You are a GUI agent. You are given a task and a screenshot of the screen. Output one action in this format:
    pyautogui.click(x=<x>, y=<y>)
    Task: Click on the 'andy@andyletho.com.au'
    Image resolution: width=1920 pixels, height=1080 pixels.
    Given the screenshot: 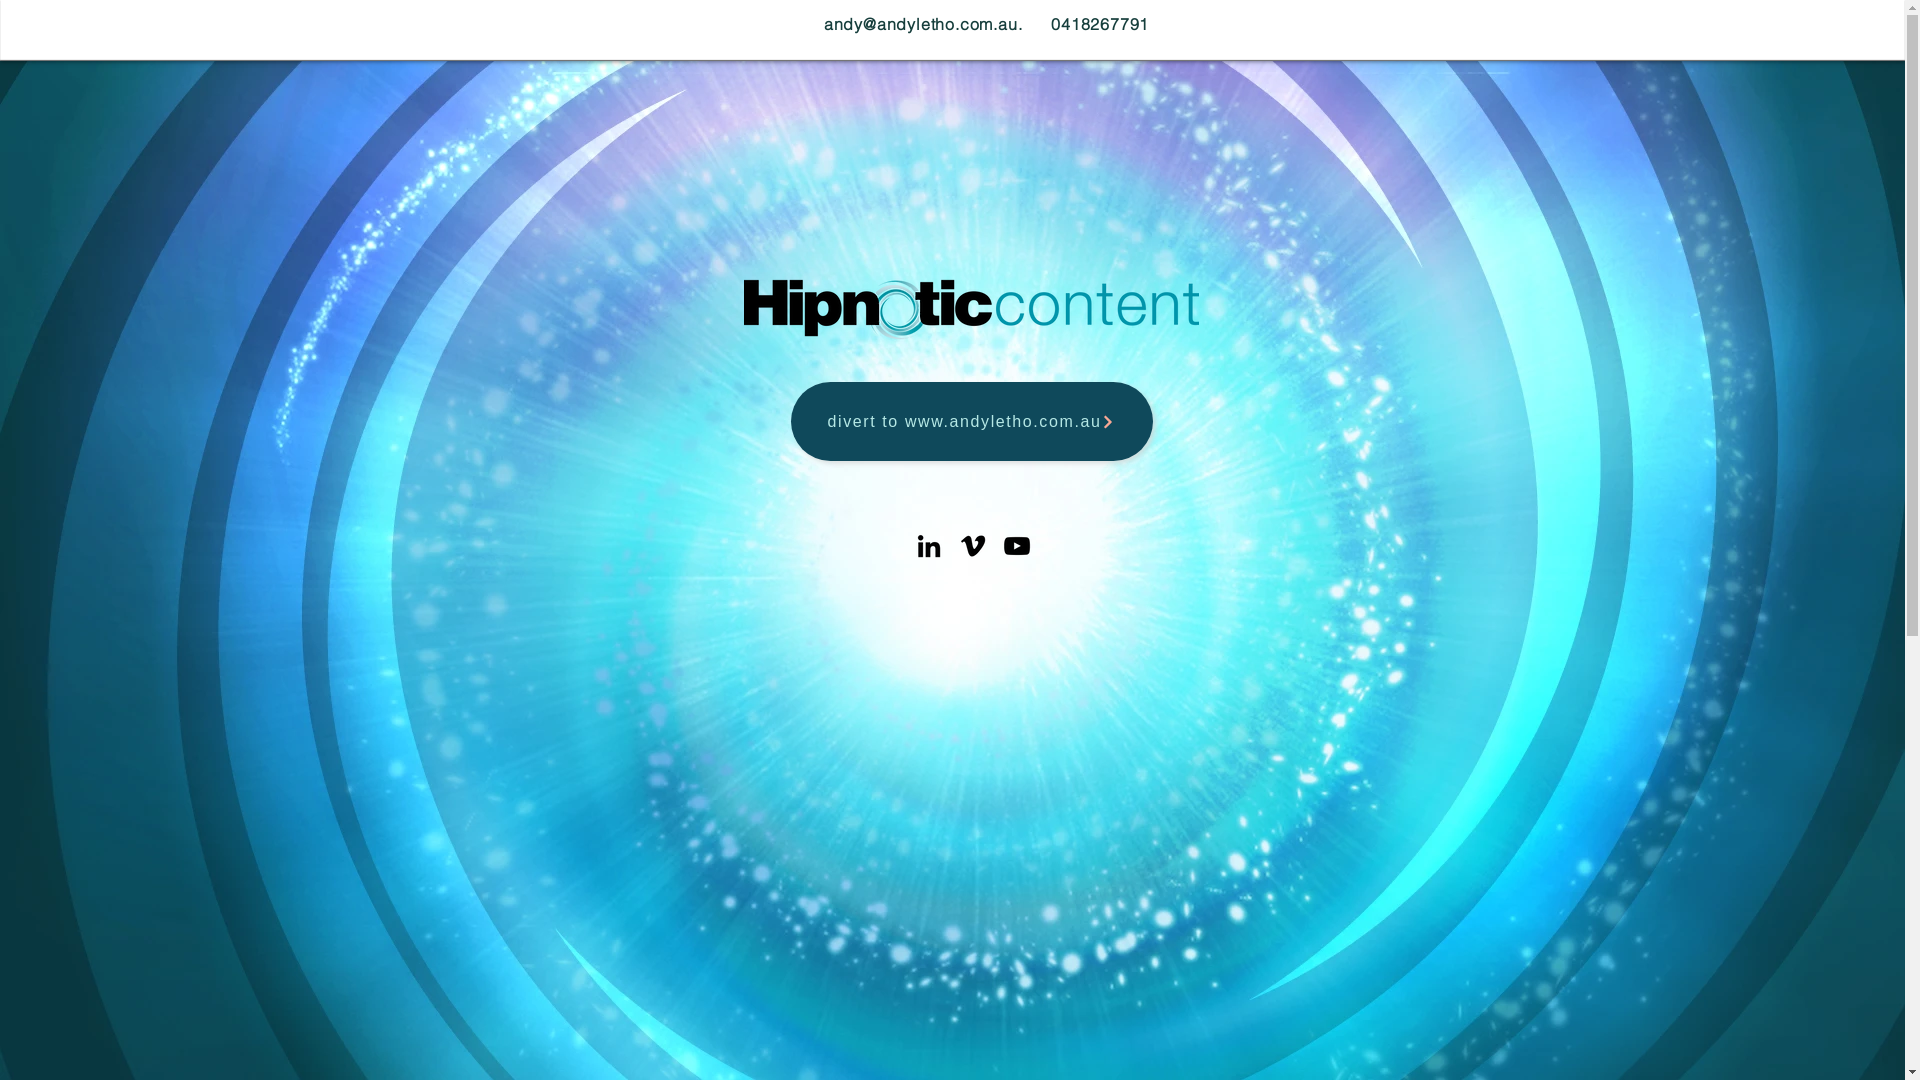 What is the action you would take?
    pyautogui.click(x=920, y=23)
    